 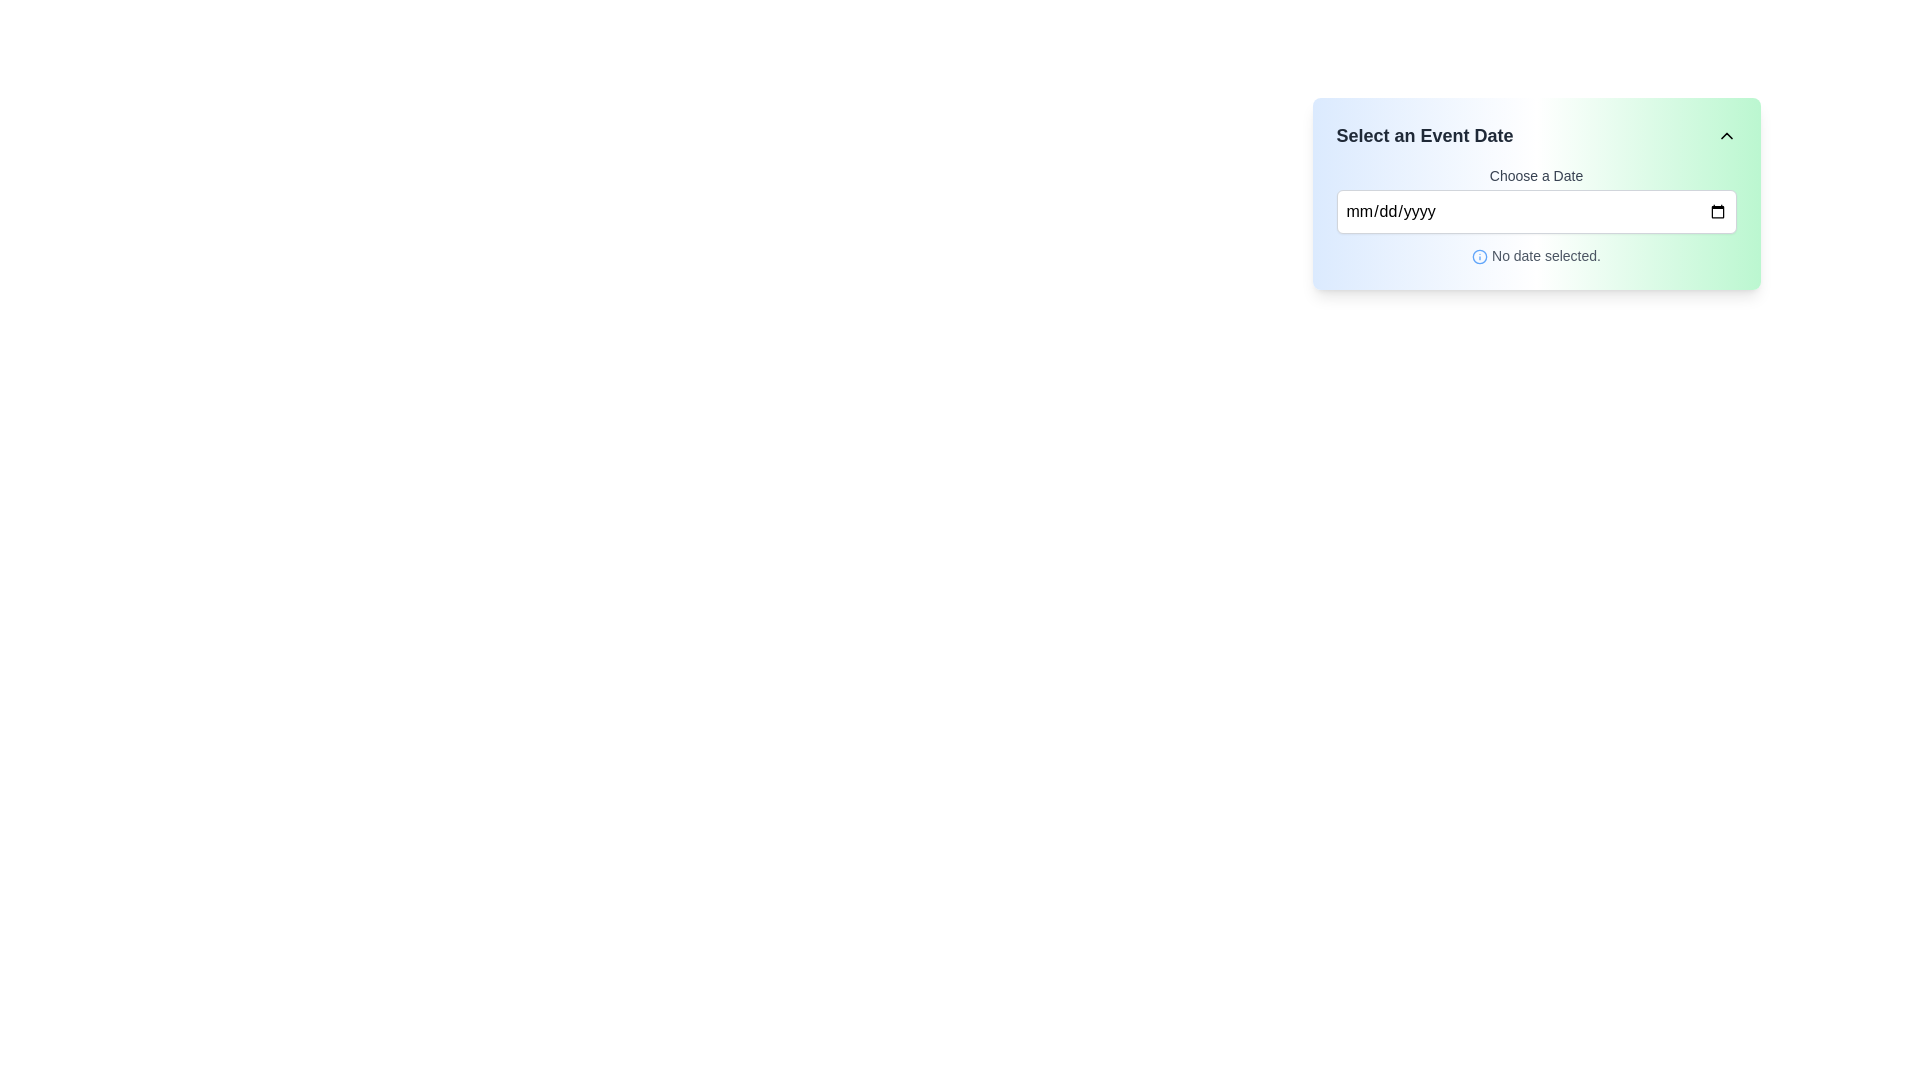 What do you see at coordinates (1479, 256) in the screenshot?
I see `the circular icon with a light blue outline located to the left of the text 'No date selected.' in the date selection interface` at bounding box center [1479, 256].